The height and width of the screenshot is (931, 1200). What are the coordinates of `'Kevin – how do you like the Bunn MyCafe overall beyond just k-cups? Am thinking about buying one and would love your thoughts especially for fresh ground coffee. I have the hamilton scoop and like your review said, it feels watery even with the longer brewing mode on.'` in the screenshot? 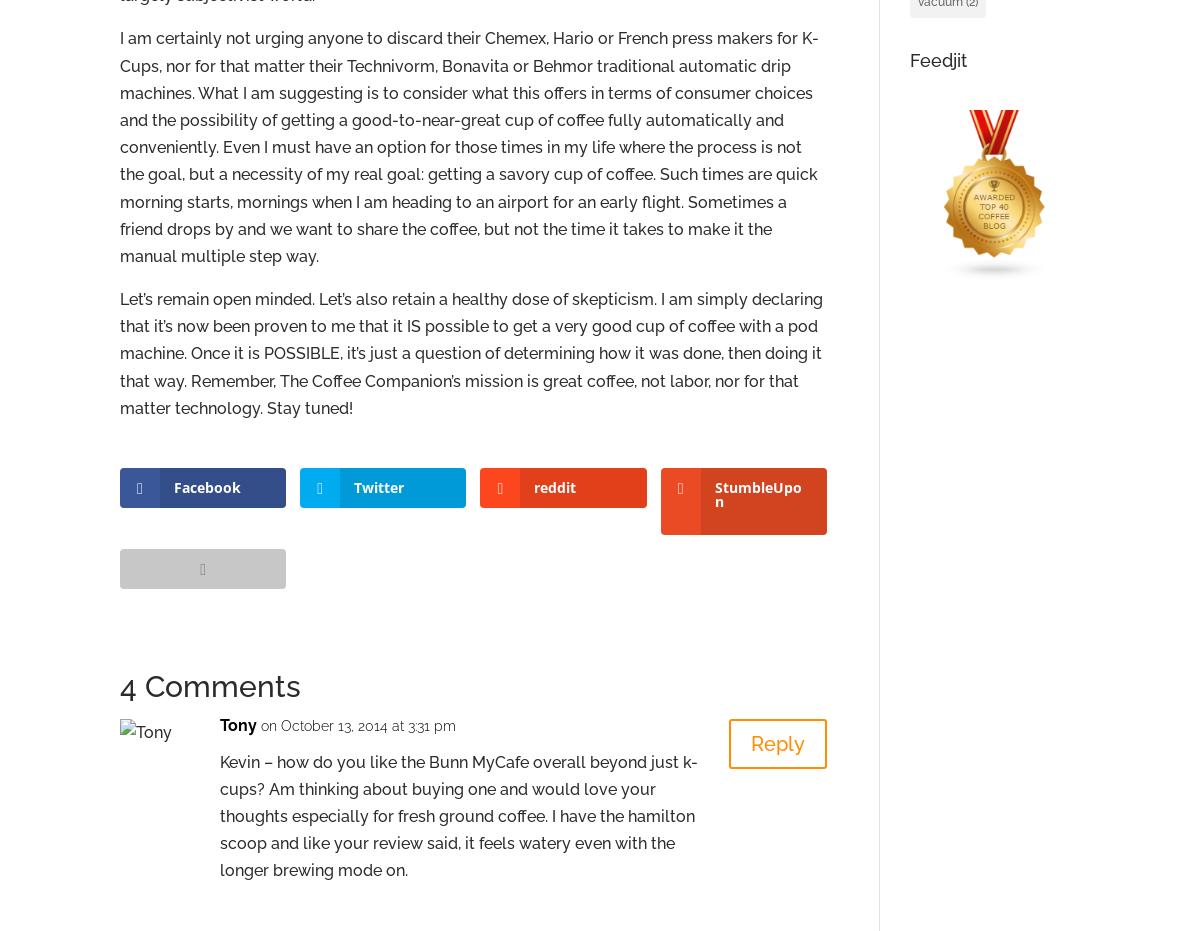 It's located at (458, 815).